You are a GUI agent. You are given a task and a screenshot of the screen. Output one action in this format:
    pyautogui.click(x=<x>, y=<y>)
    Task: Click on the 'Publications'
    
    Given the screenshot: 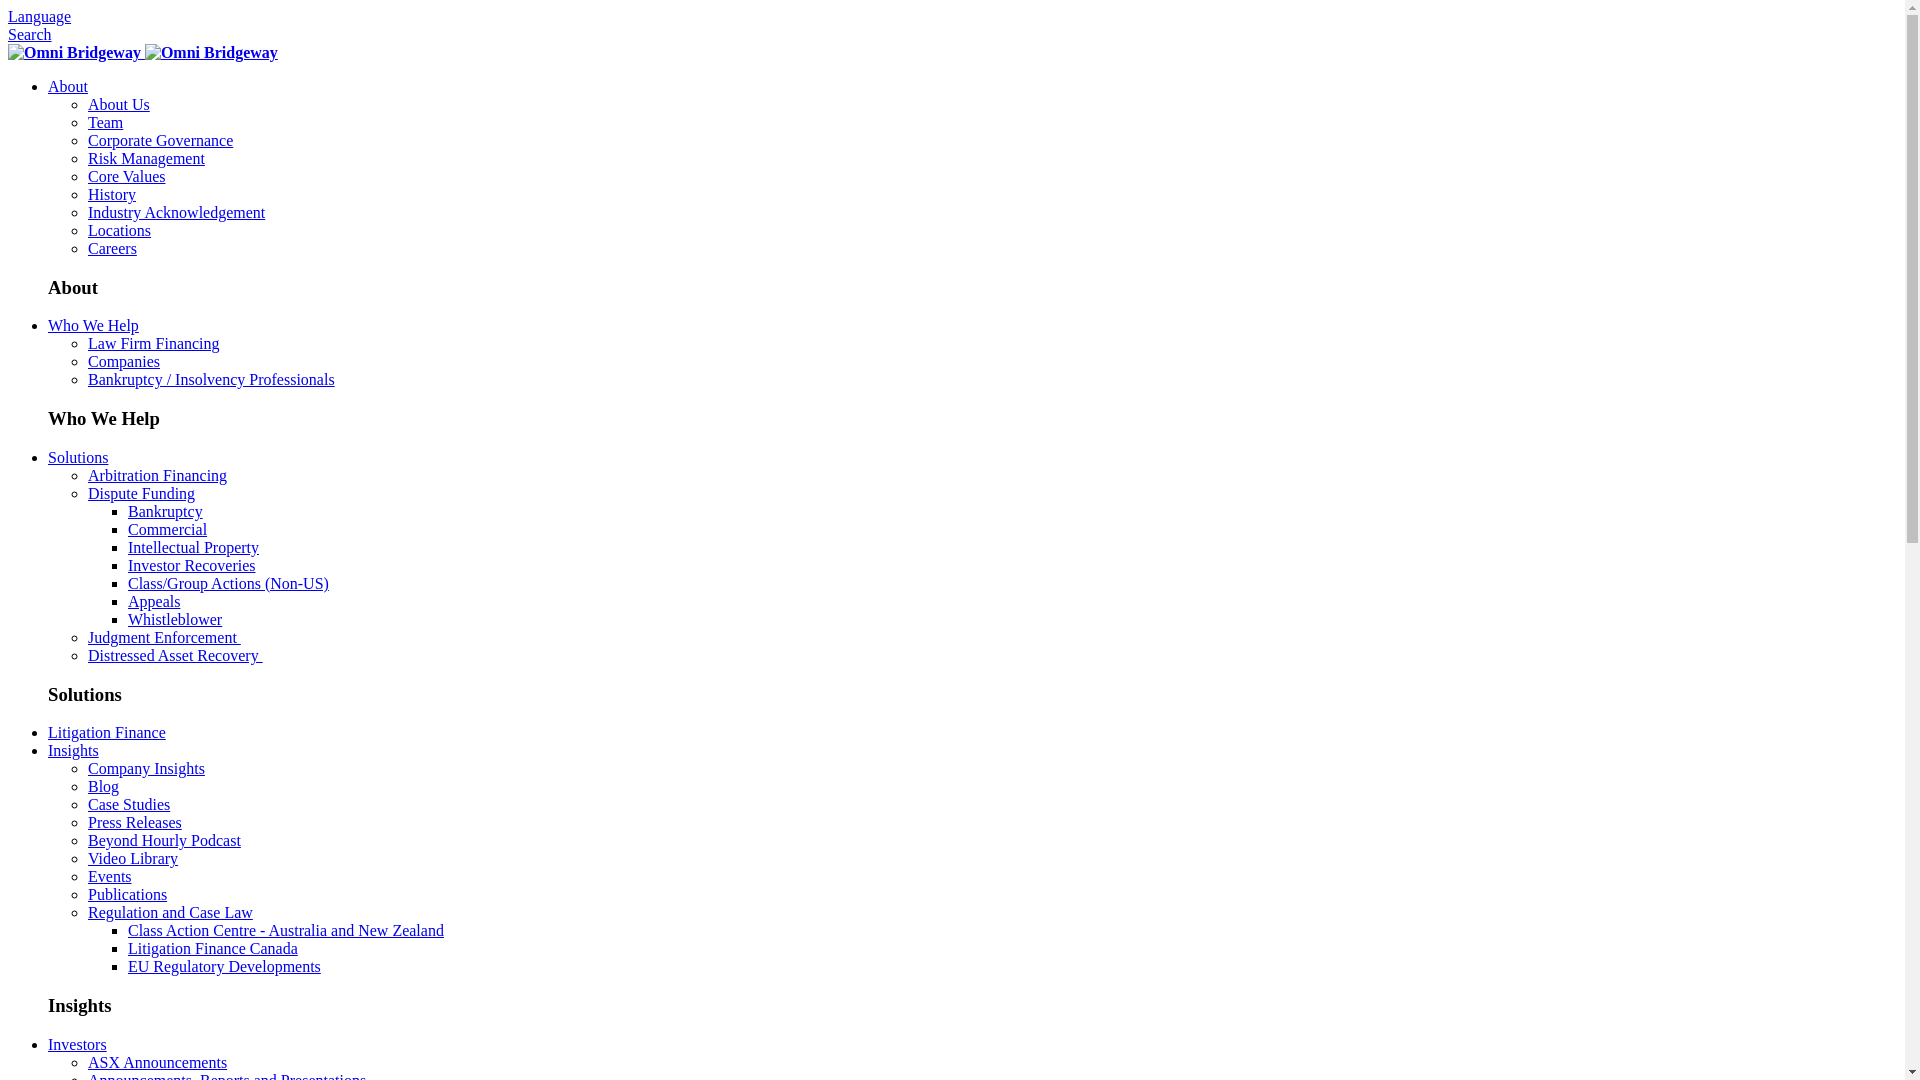 What is the action you would take?
    pyautogui.click(x=126, y=893)
    